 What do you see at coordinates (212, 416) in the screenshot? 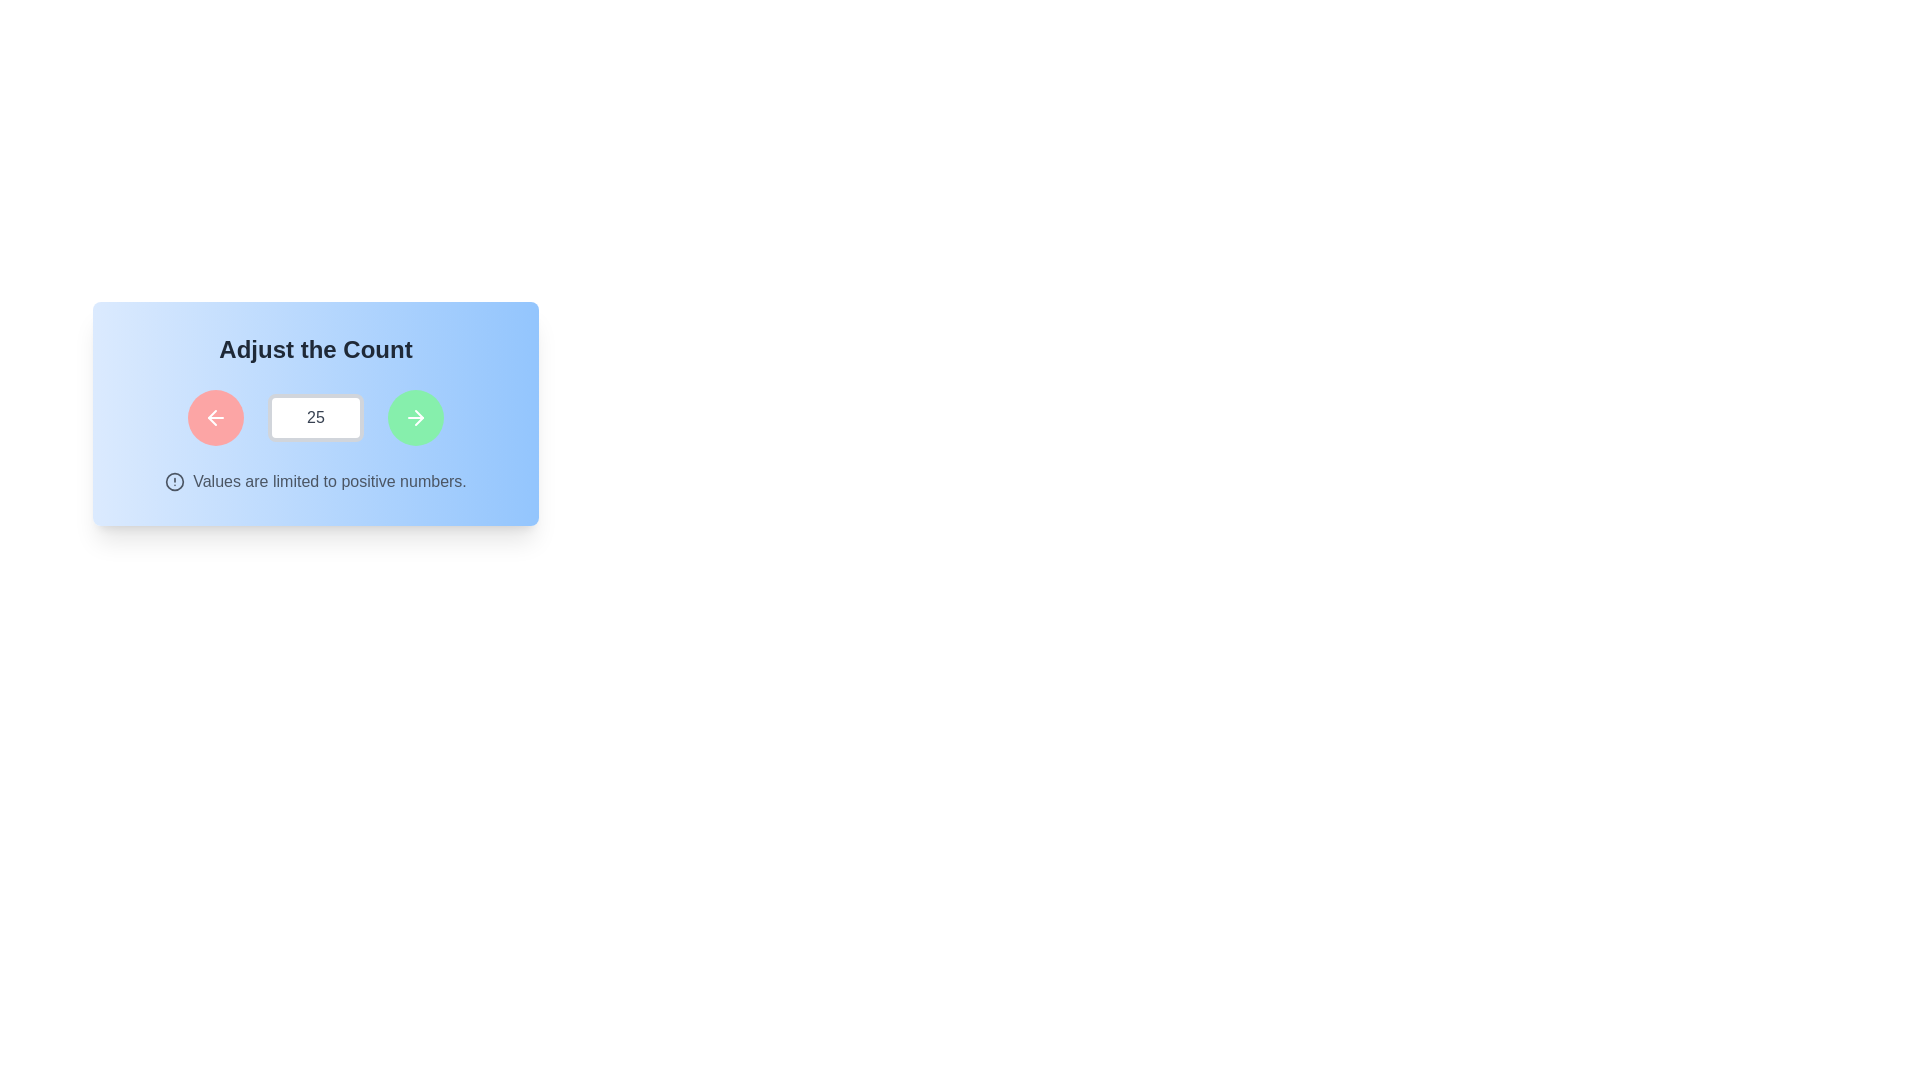
I see `the left arrow button to decrease the value displayed in the numeric input field next to it, which currently shows '25'` at bounding box center [212, 416].